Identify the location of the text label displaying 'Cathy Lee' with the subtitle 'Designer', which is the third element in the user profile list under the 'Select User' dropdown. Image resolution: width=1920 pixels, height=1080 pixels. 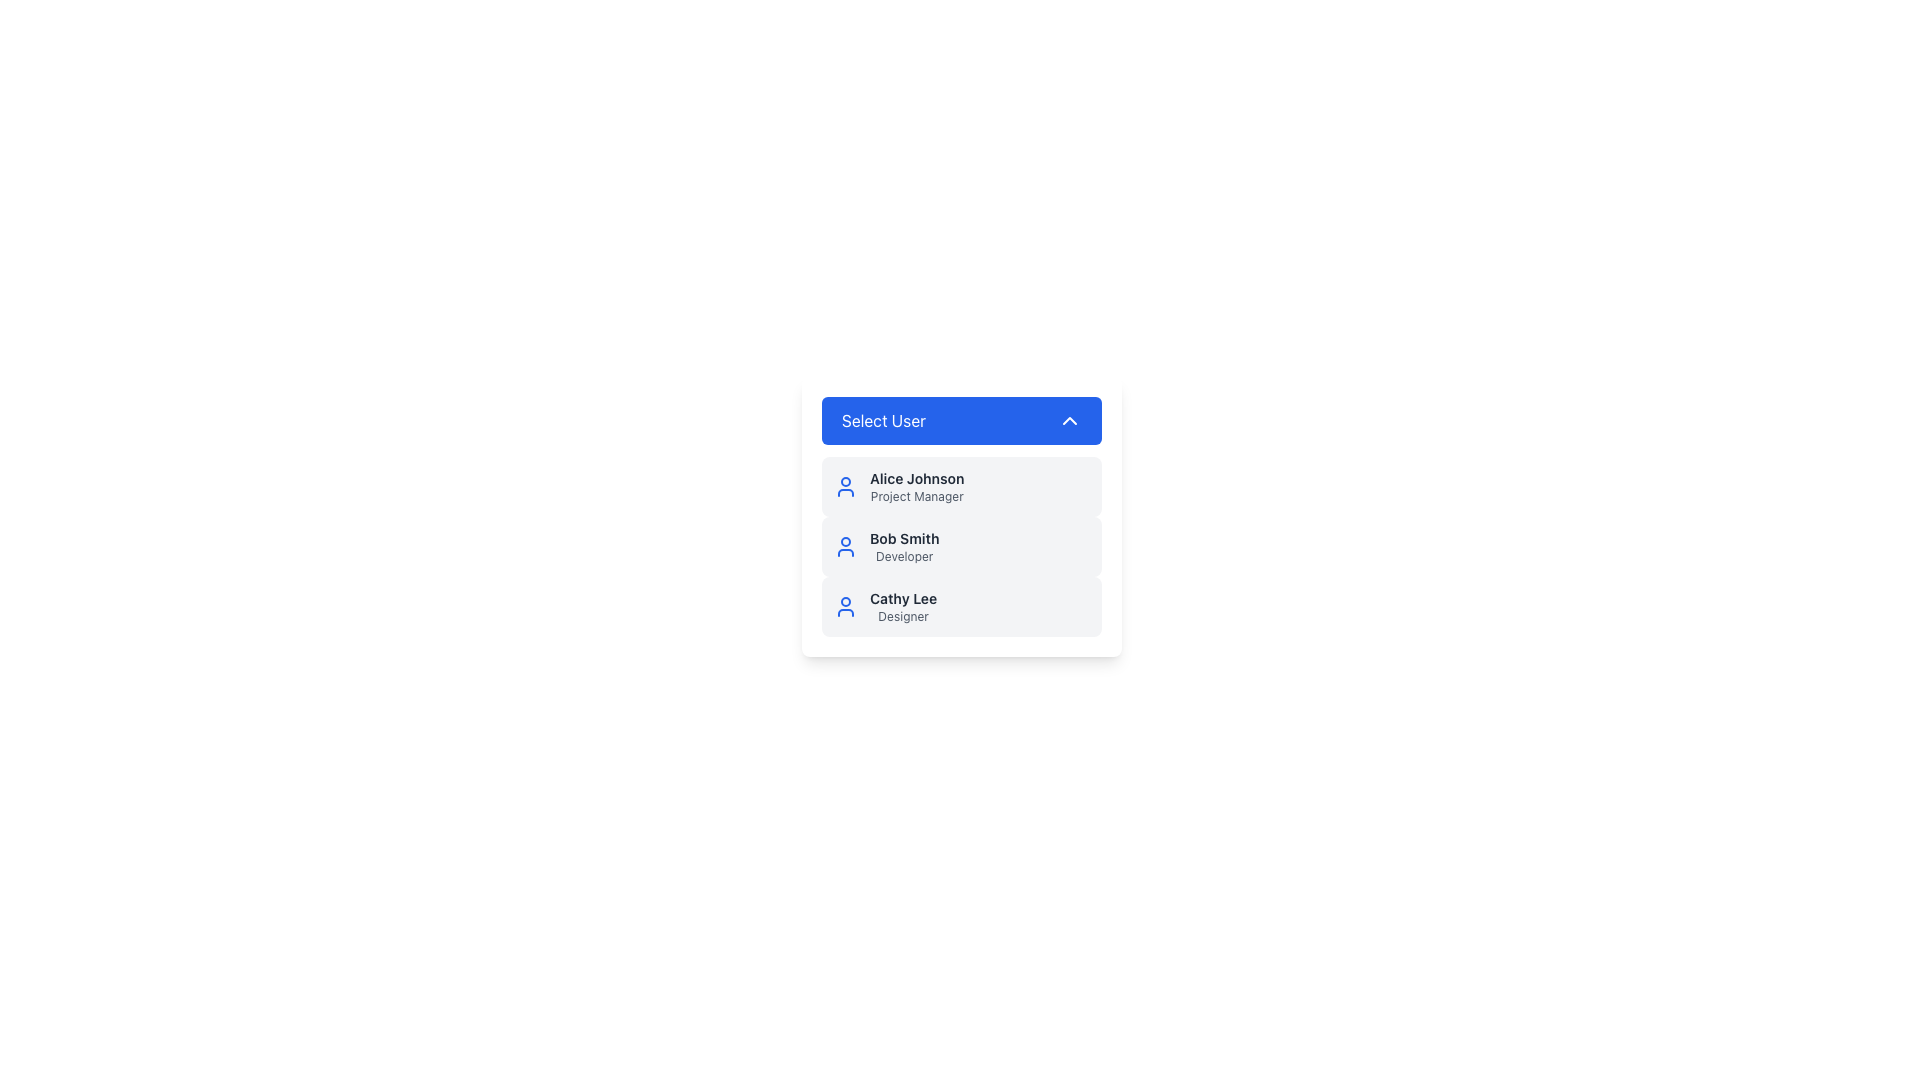
(902, 597).